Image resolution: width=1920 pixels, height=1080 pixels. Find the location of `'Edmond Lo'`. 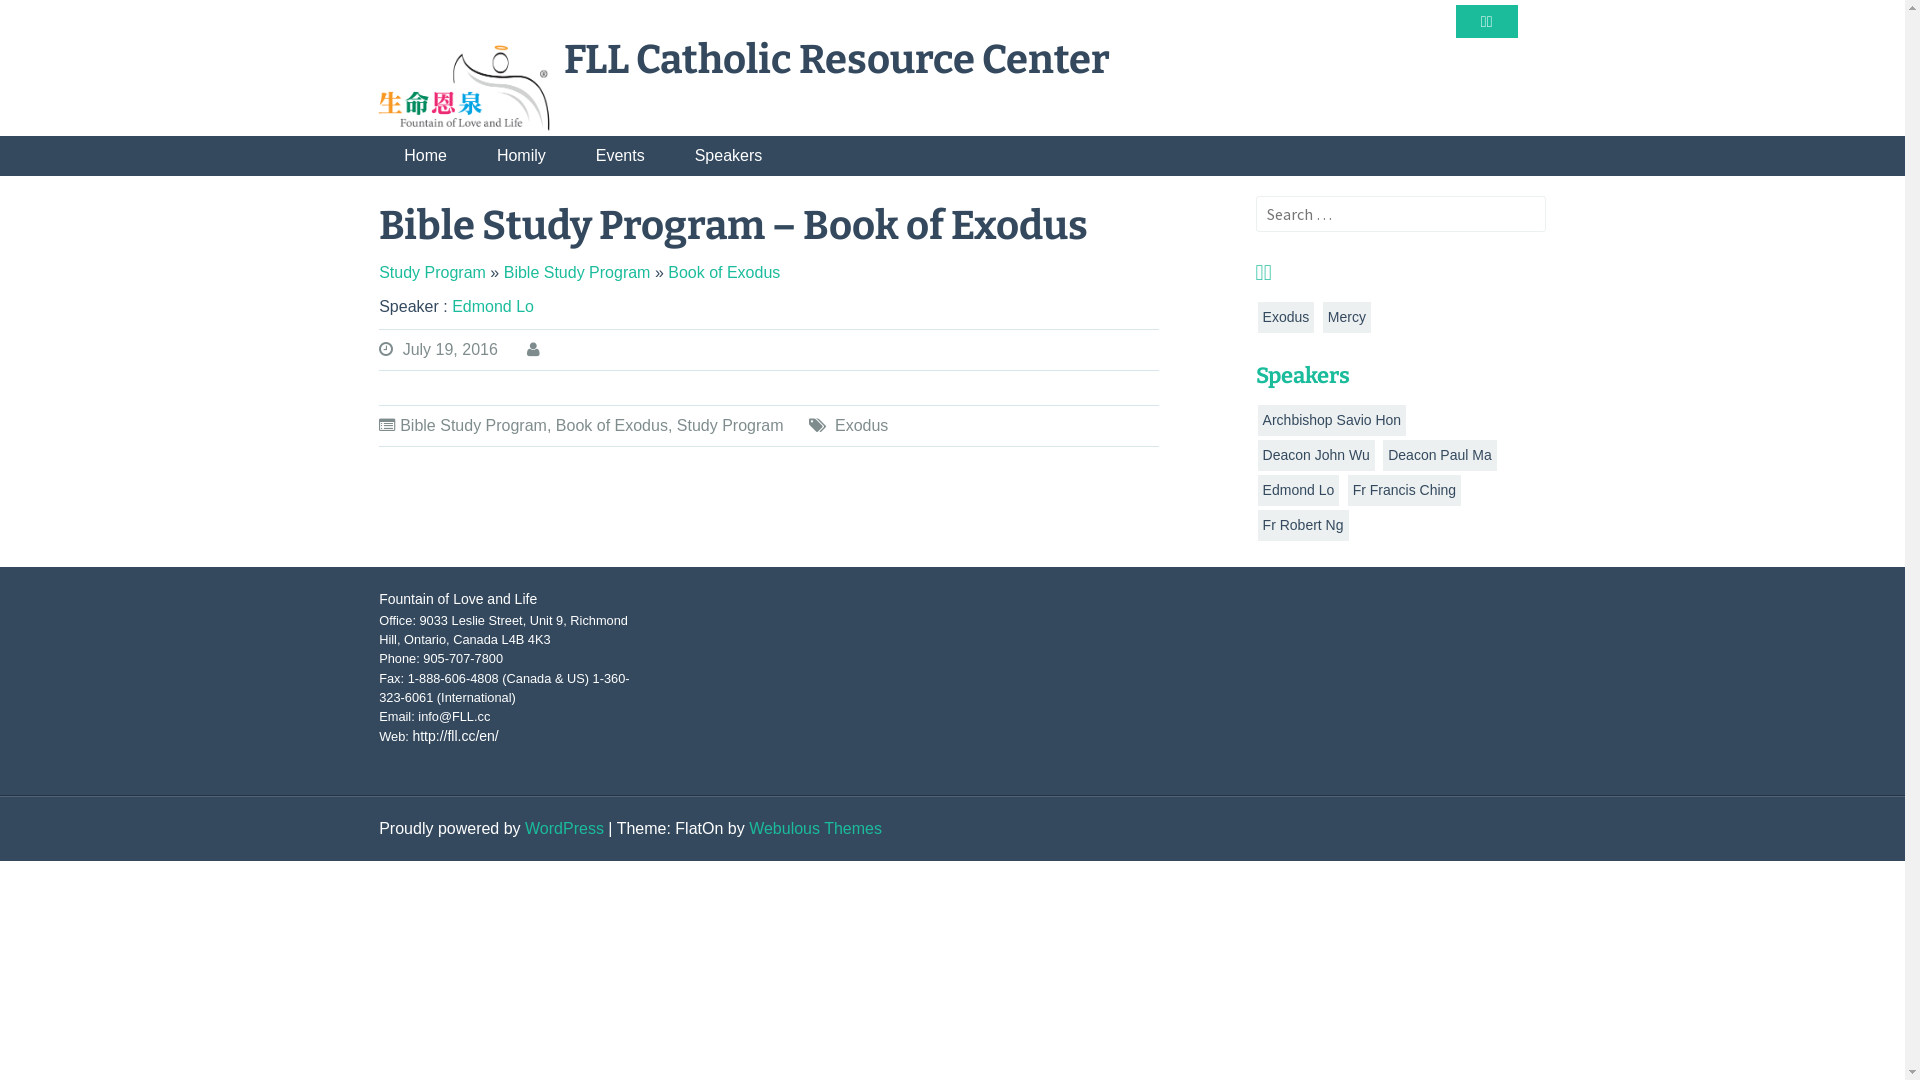

'Edmond Lo' is located at coordinates (493, 306).